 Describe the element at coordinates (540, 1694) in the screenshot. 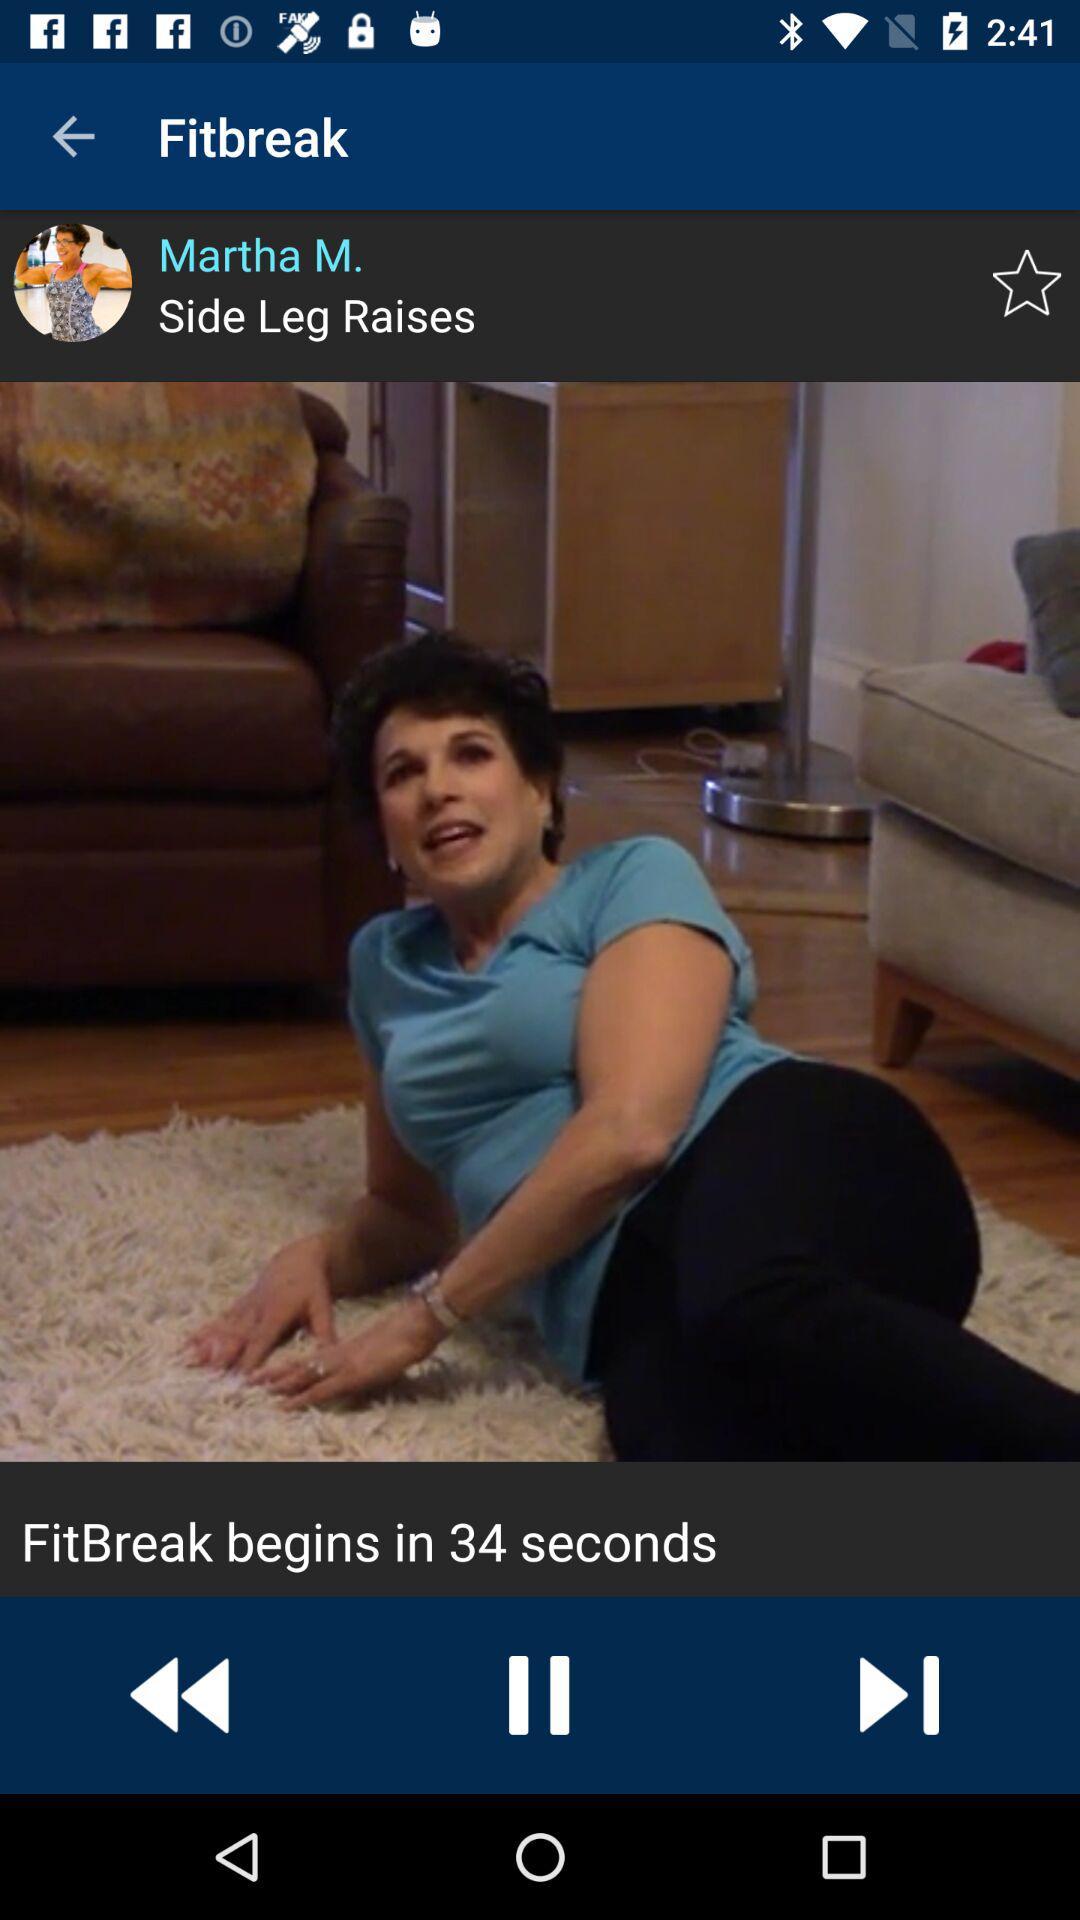

I see `pause toggle` at that location.